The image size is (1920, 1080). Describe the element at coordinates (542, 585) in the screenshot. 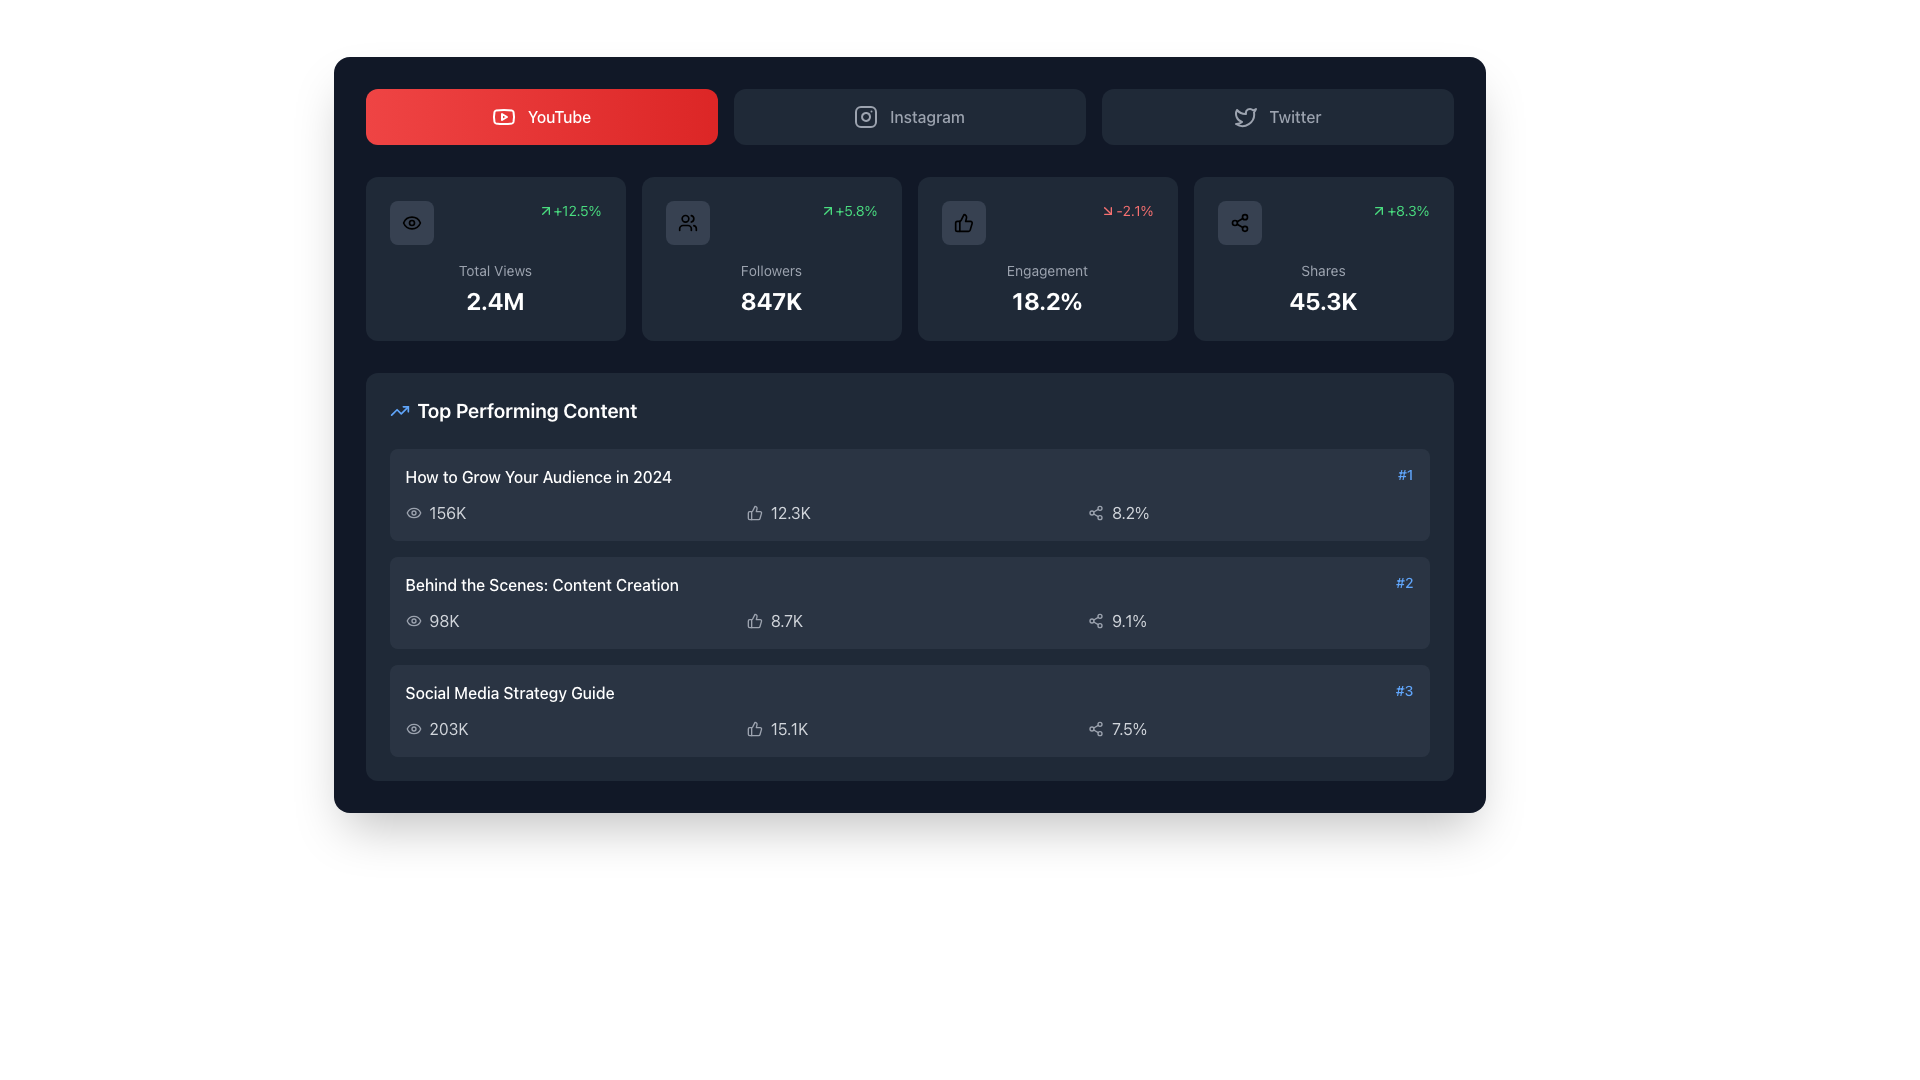

I see `the text label that serves as the title for the second item in the 'Top Performing Content' list` at that location.